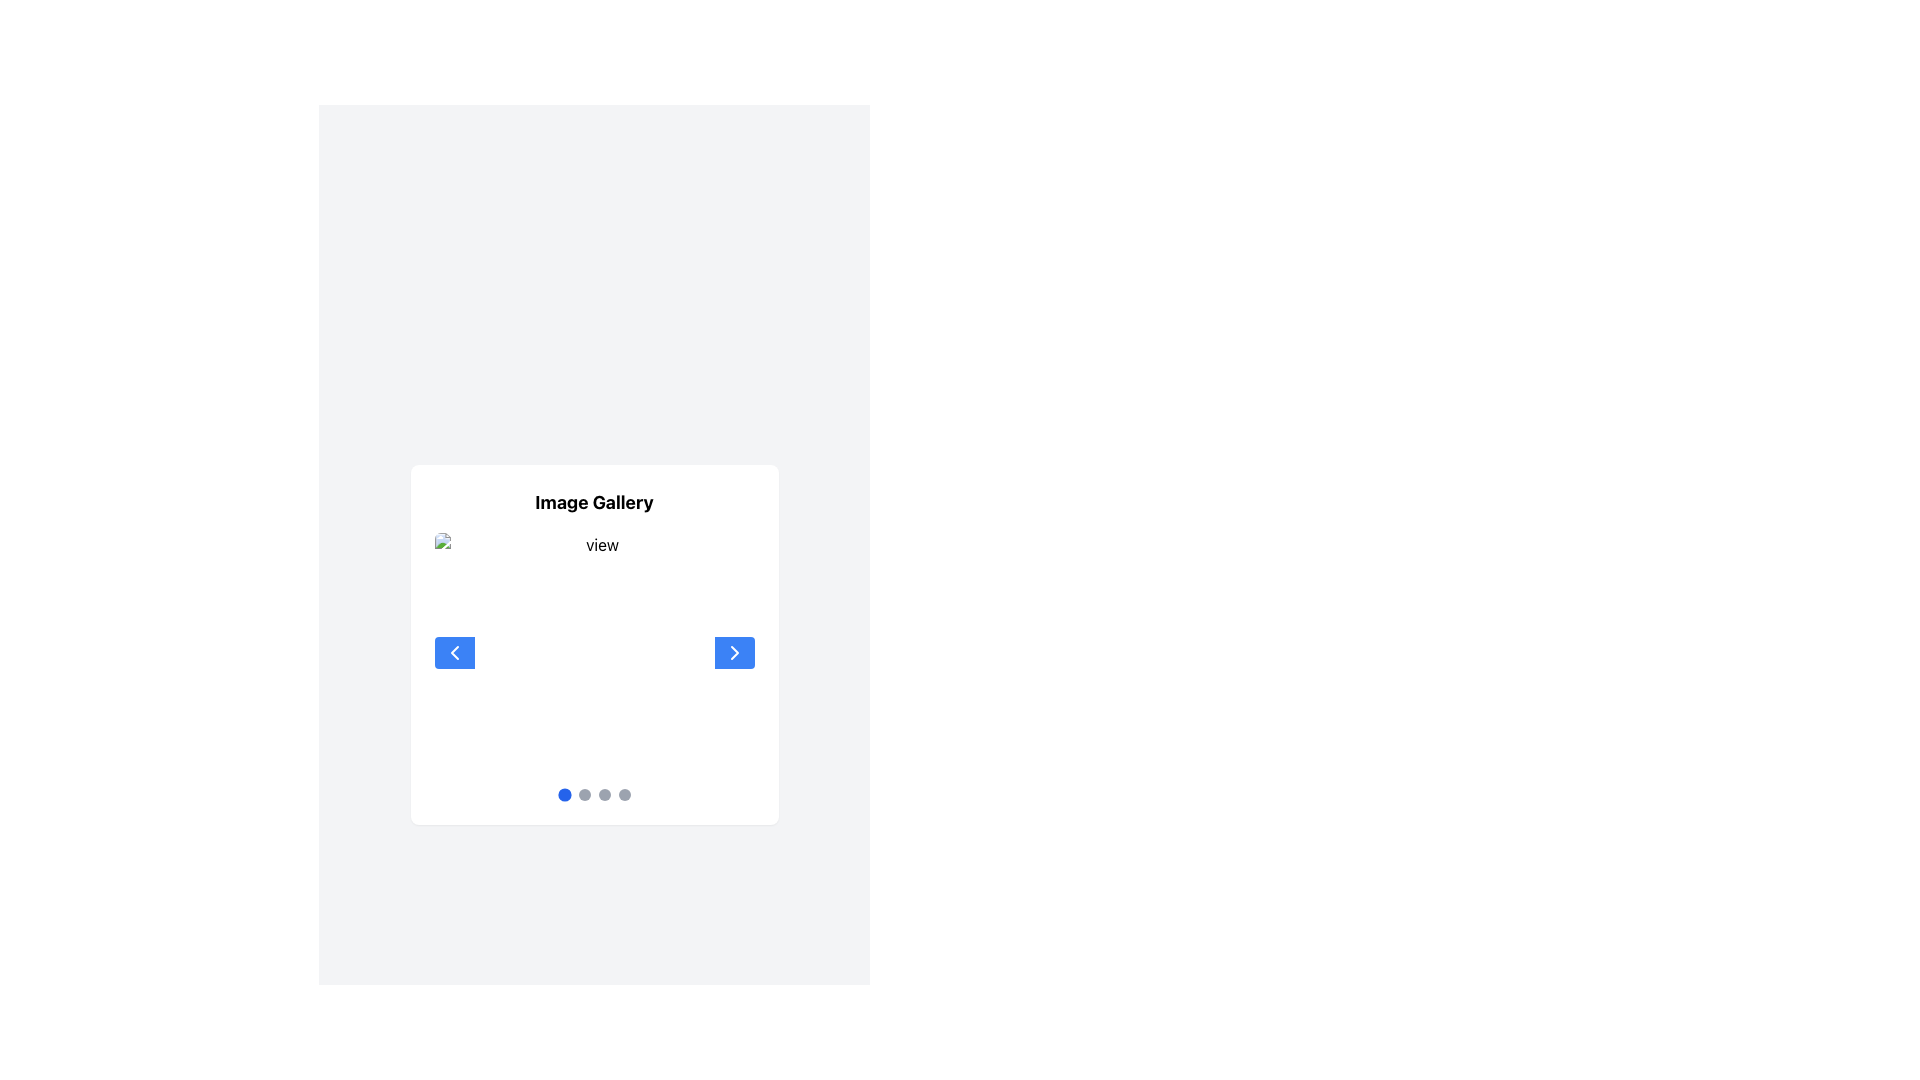 The height and width of the screenshot is (1080, 1920). What do you see at coordinates (453, 652) in the screenshot?
I see `the 'previous' navigation icon located in the center of the blue rectangular button on the left side of the gallery control interface` at bounding box center [453, 652].